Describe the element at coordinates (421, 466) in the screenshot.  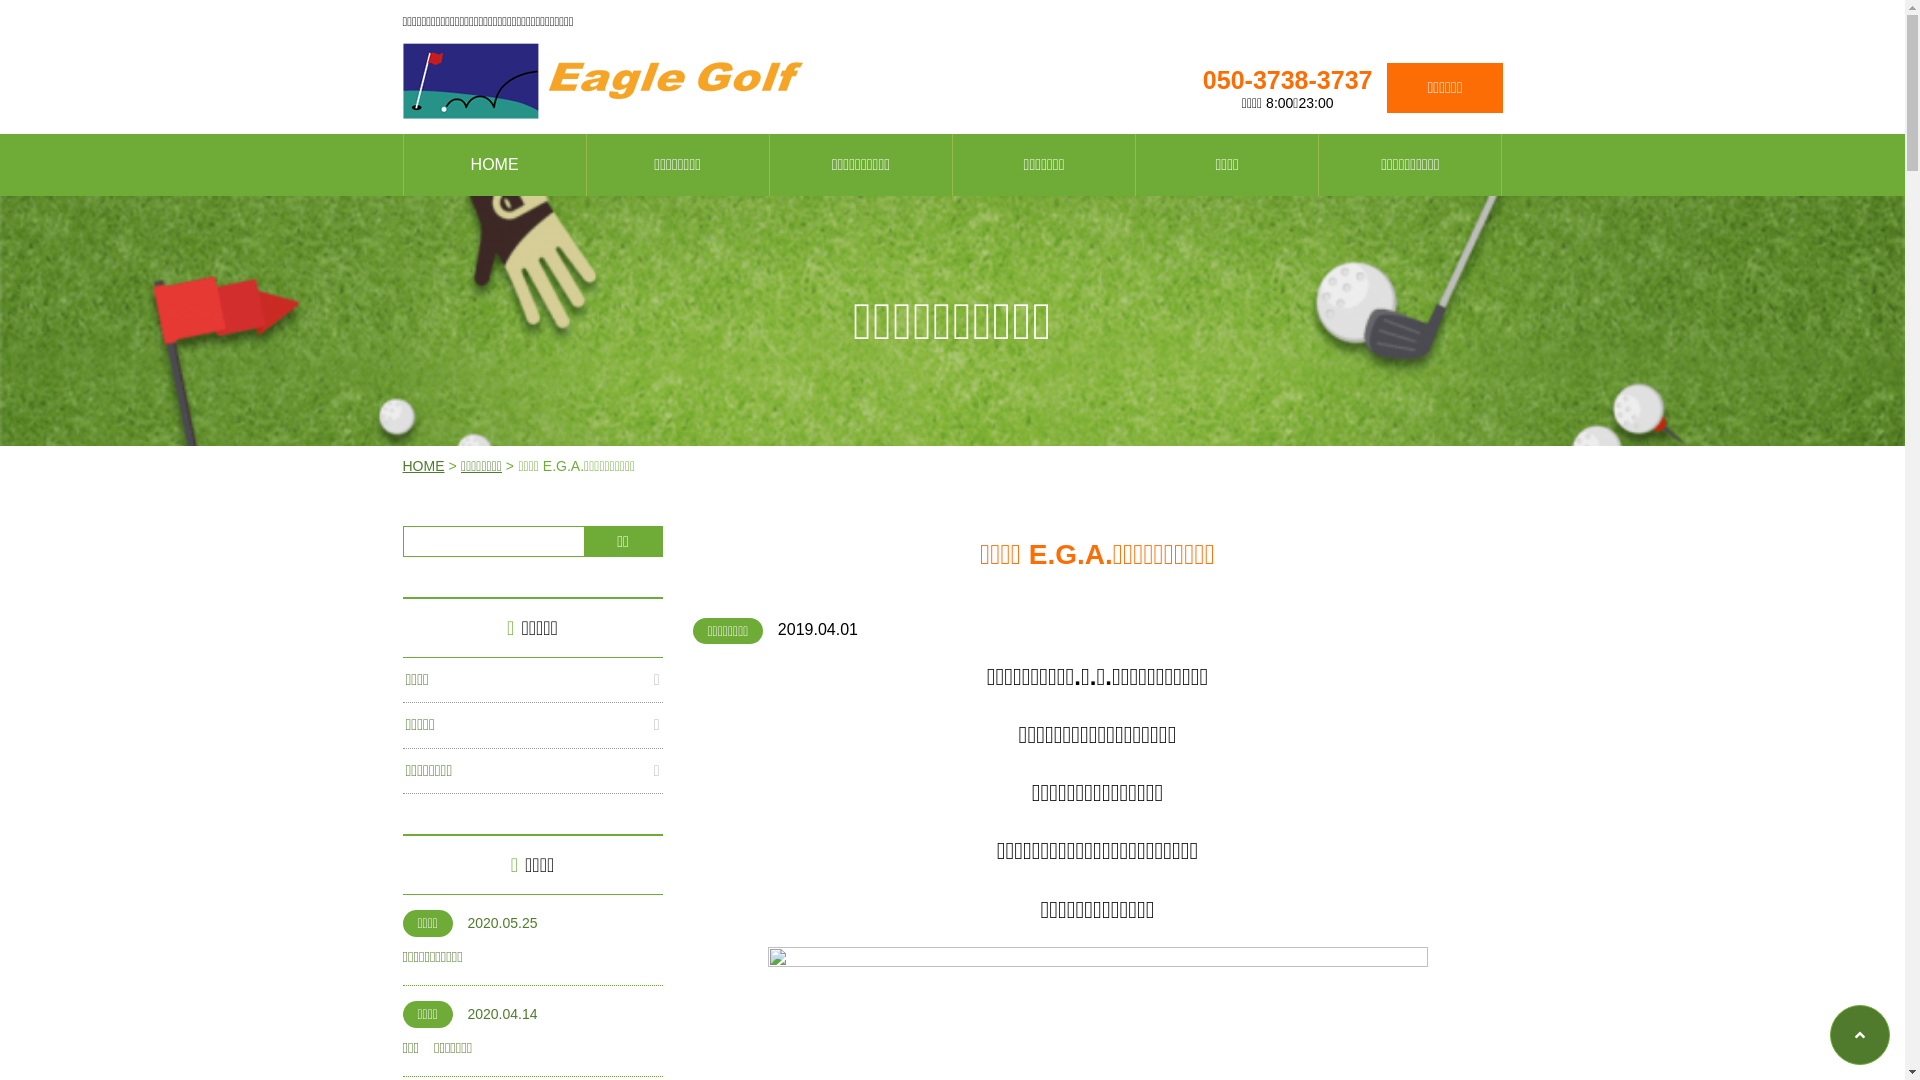
I see `'HOME'` at that location.